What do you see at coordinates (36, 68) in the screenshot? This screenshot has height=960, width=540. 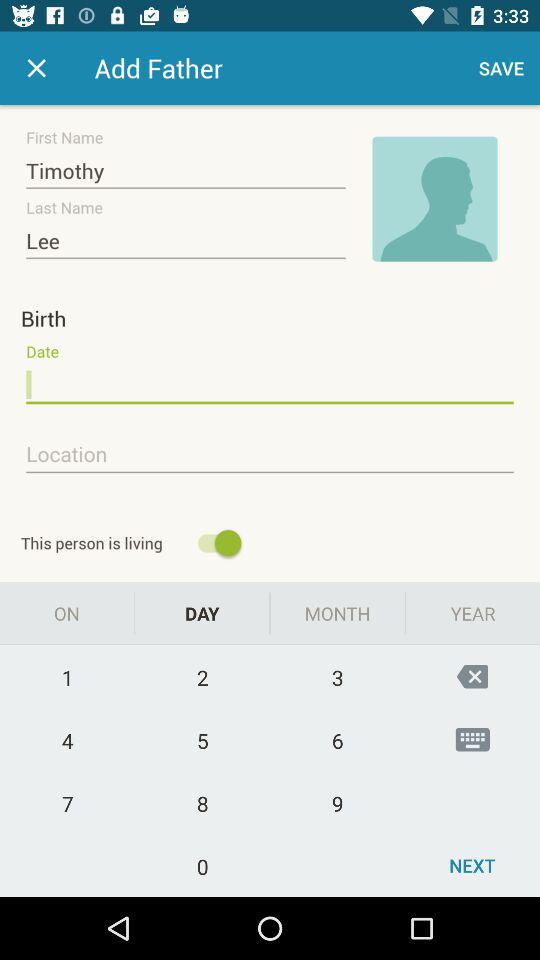 I see `contact` at bounding box center [36, 68].